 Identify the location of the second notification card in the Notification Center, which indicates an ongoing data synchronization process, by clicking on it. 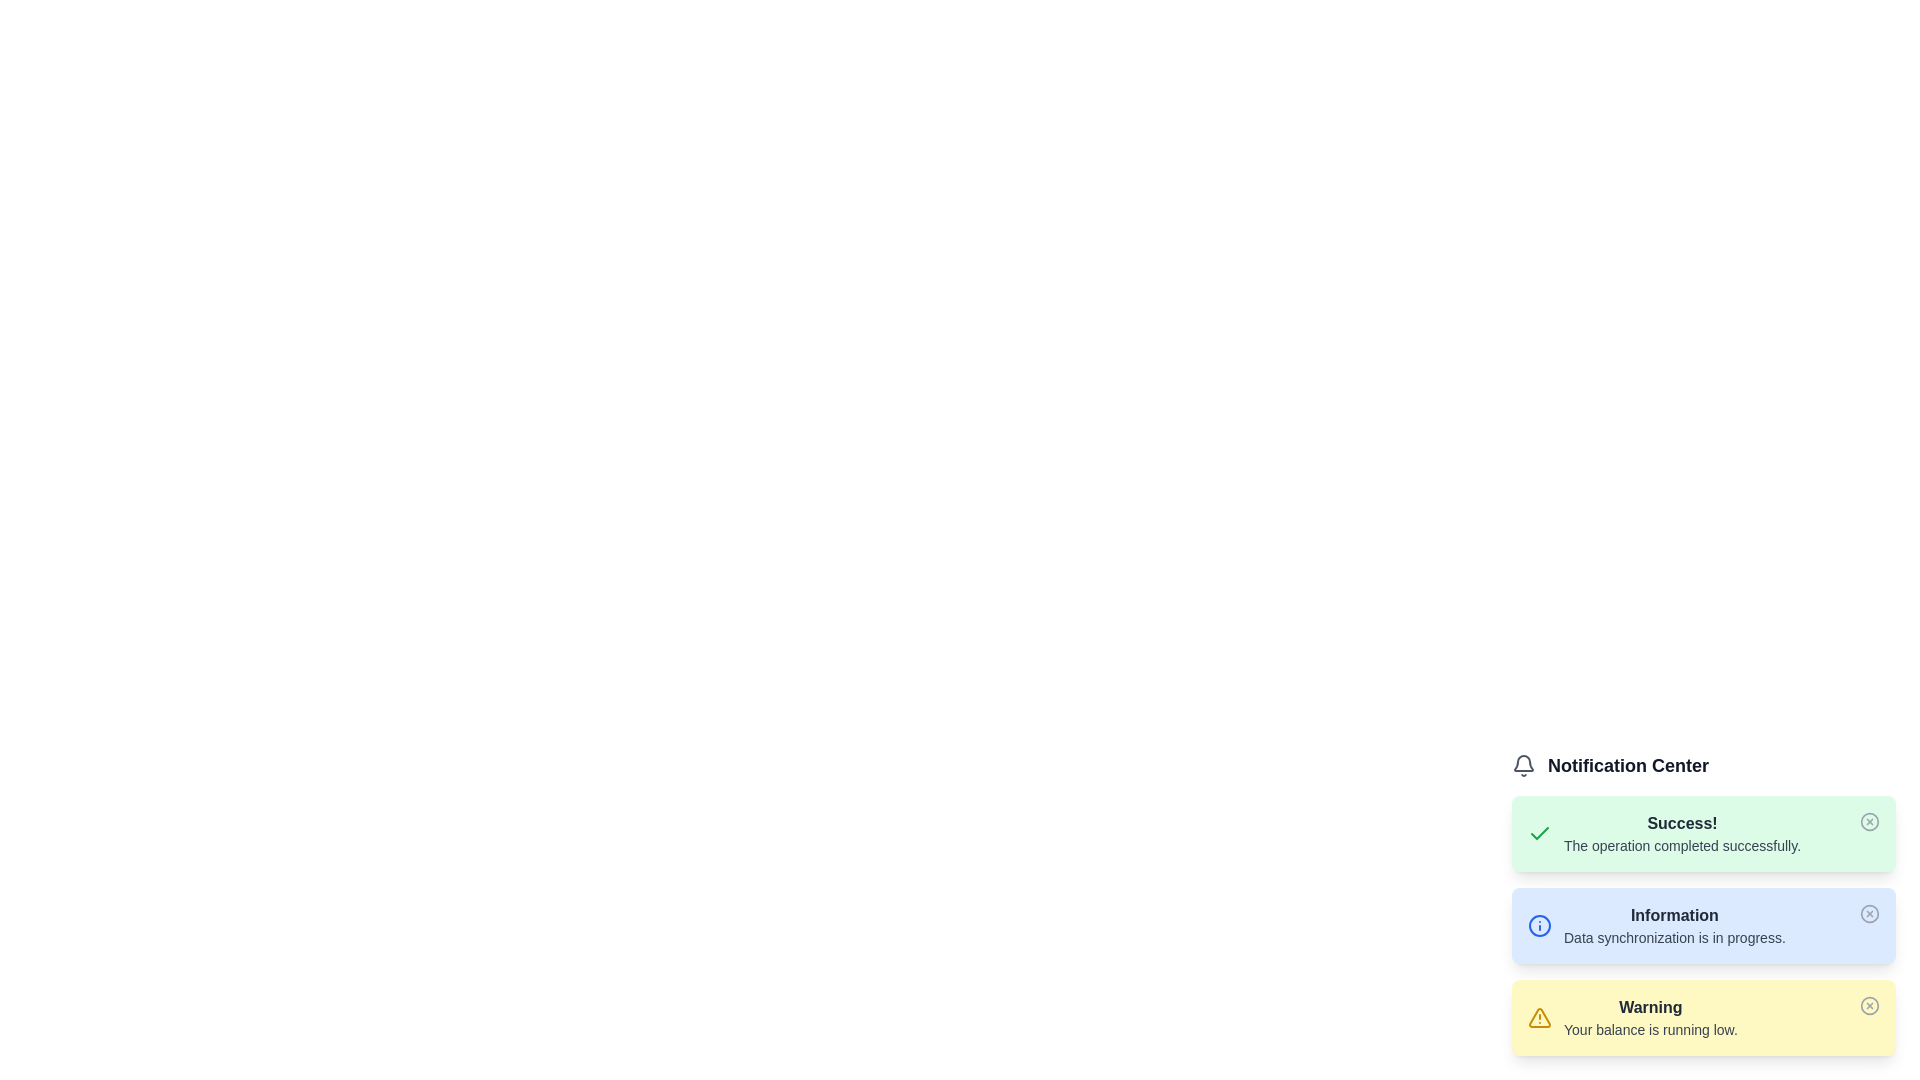
(1656, 925).